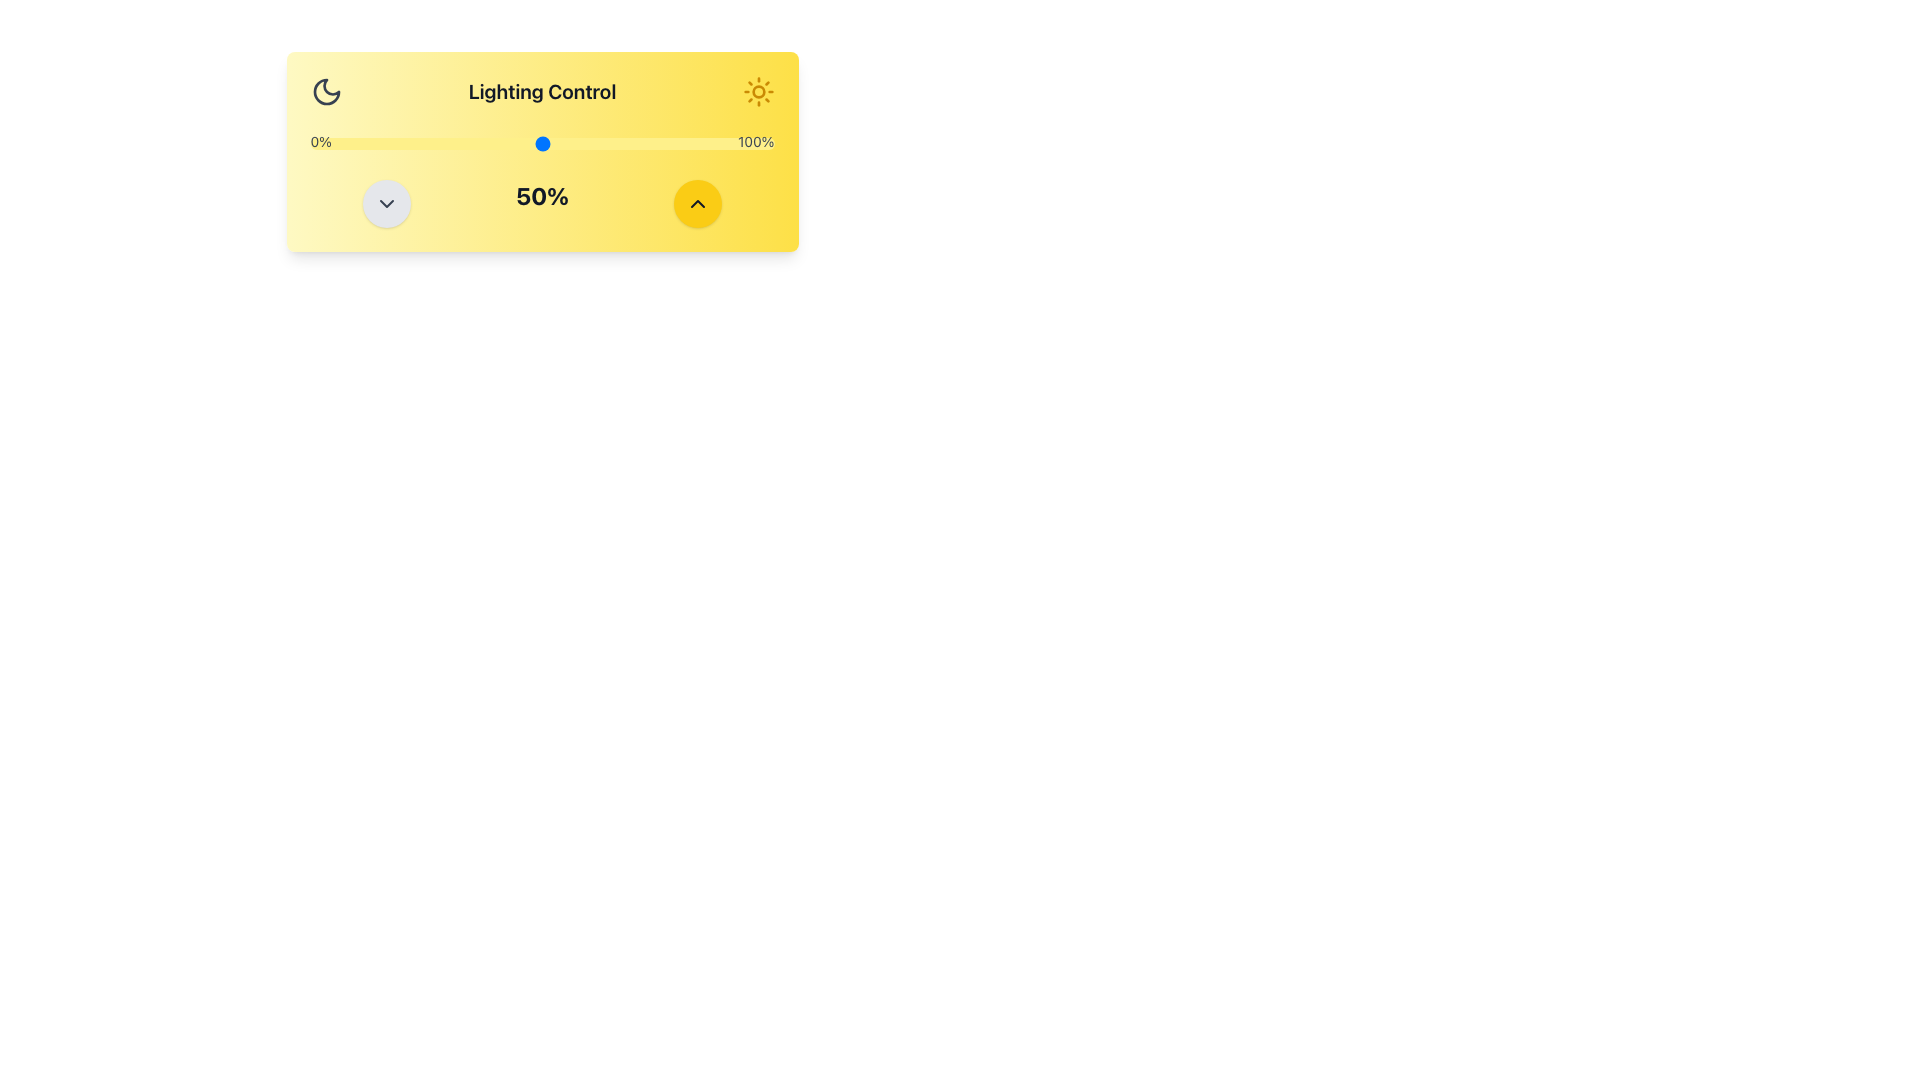 The height and width of the screenshot is (1080, 1920). Describe the element at coordinates (326, 92) in the screenshot. I see `the 'moon' icon in the 'Lighting Control' section header, which indicates night mode` at that location.